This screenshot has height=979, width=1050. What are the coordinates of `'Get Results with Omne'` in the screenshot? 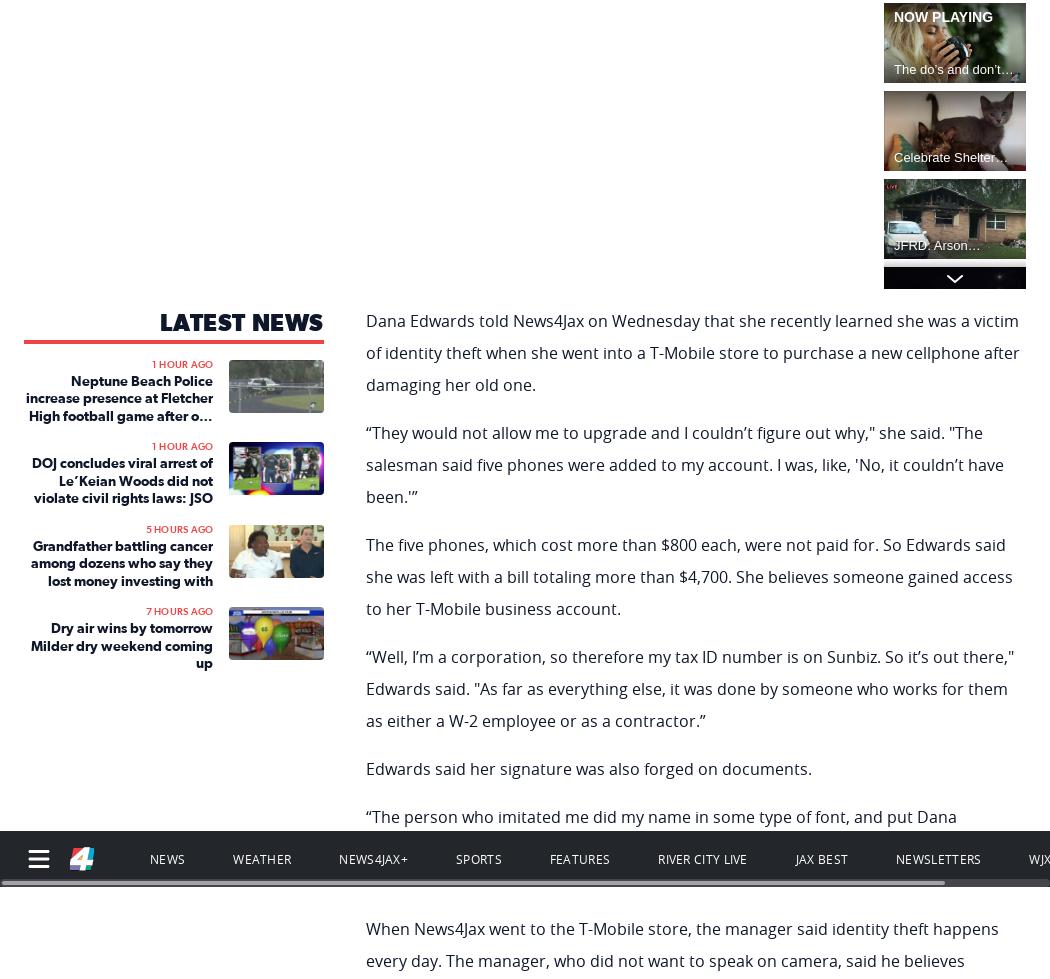 It's located at (910, 811).